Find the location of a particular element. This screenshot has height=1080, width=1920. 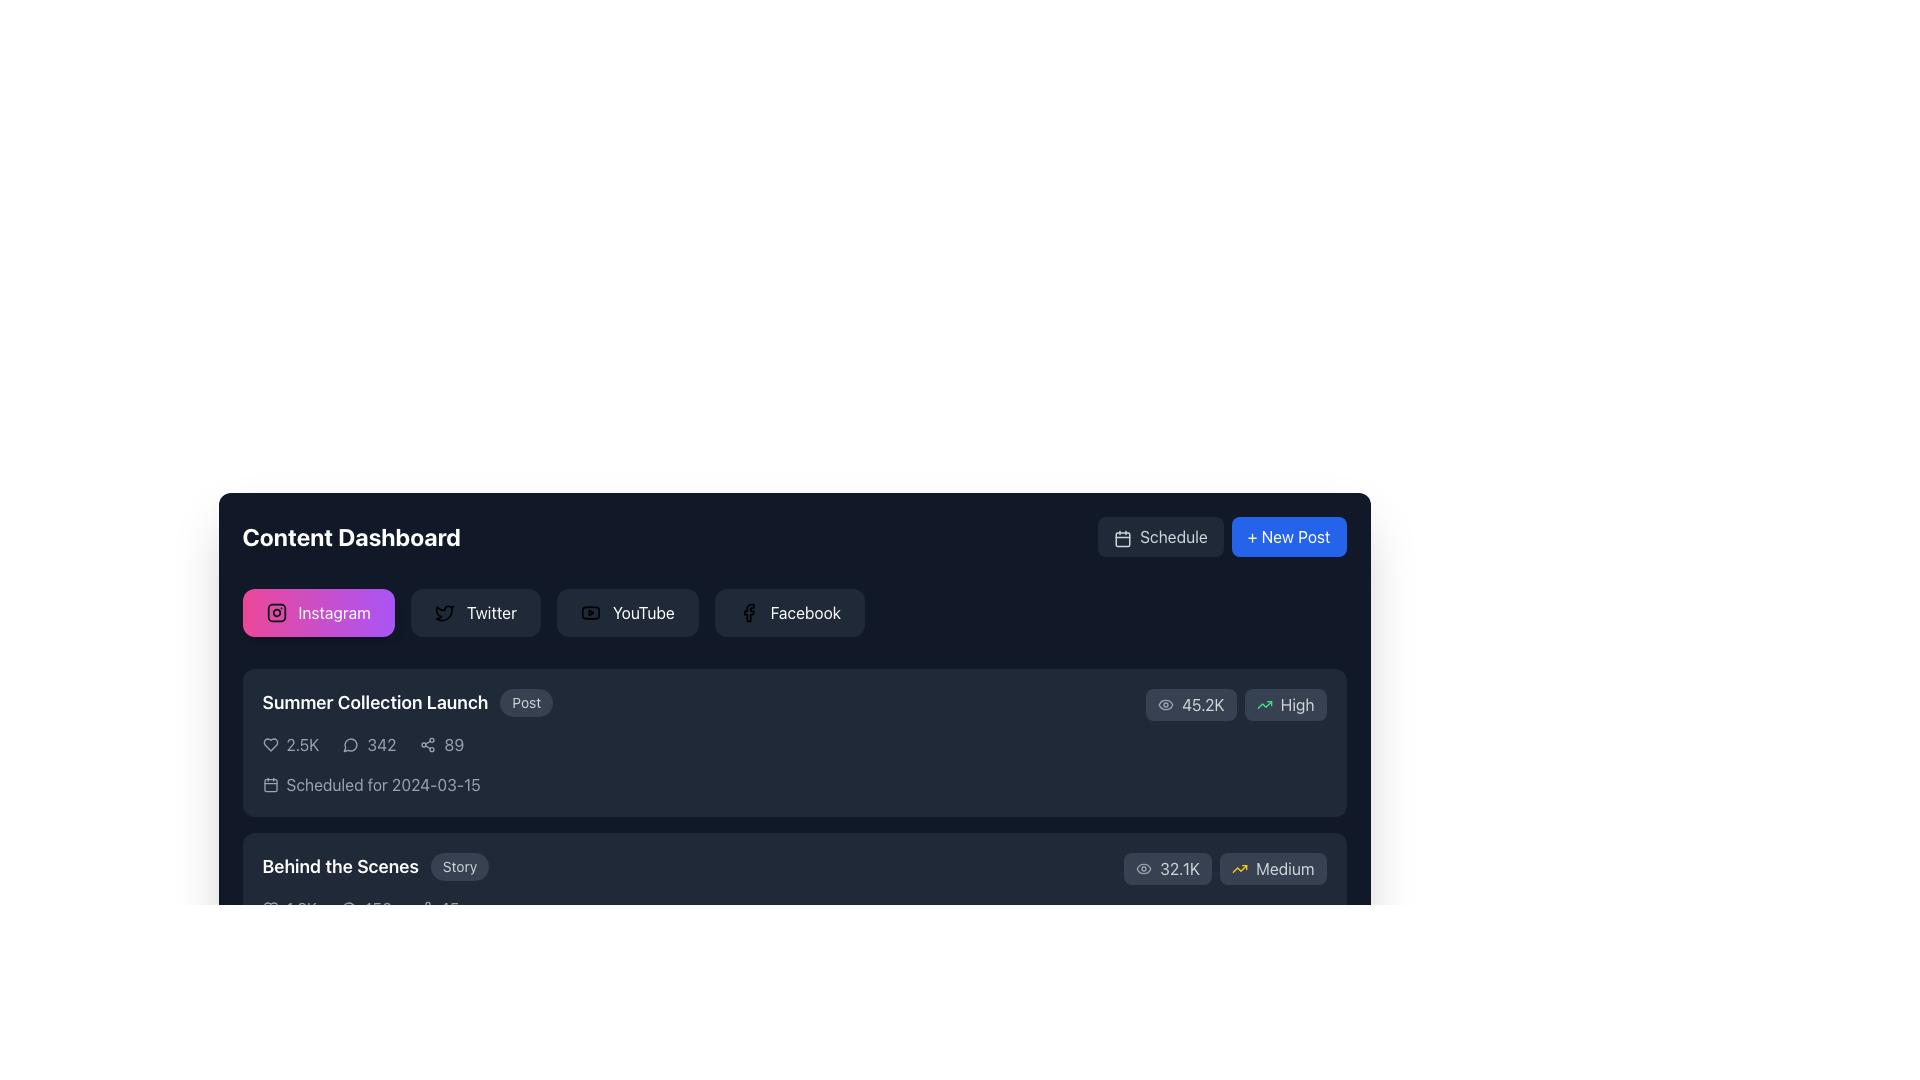

the rectangular button with rounded corners, displaying a gradient from pink to purple, featuring an Instagram icon and the text 'Instagram' in white is located at coordinates (317, 612).